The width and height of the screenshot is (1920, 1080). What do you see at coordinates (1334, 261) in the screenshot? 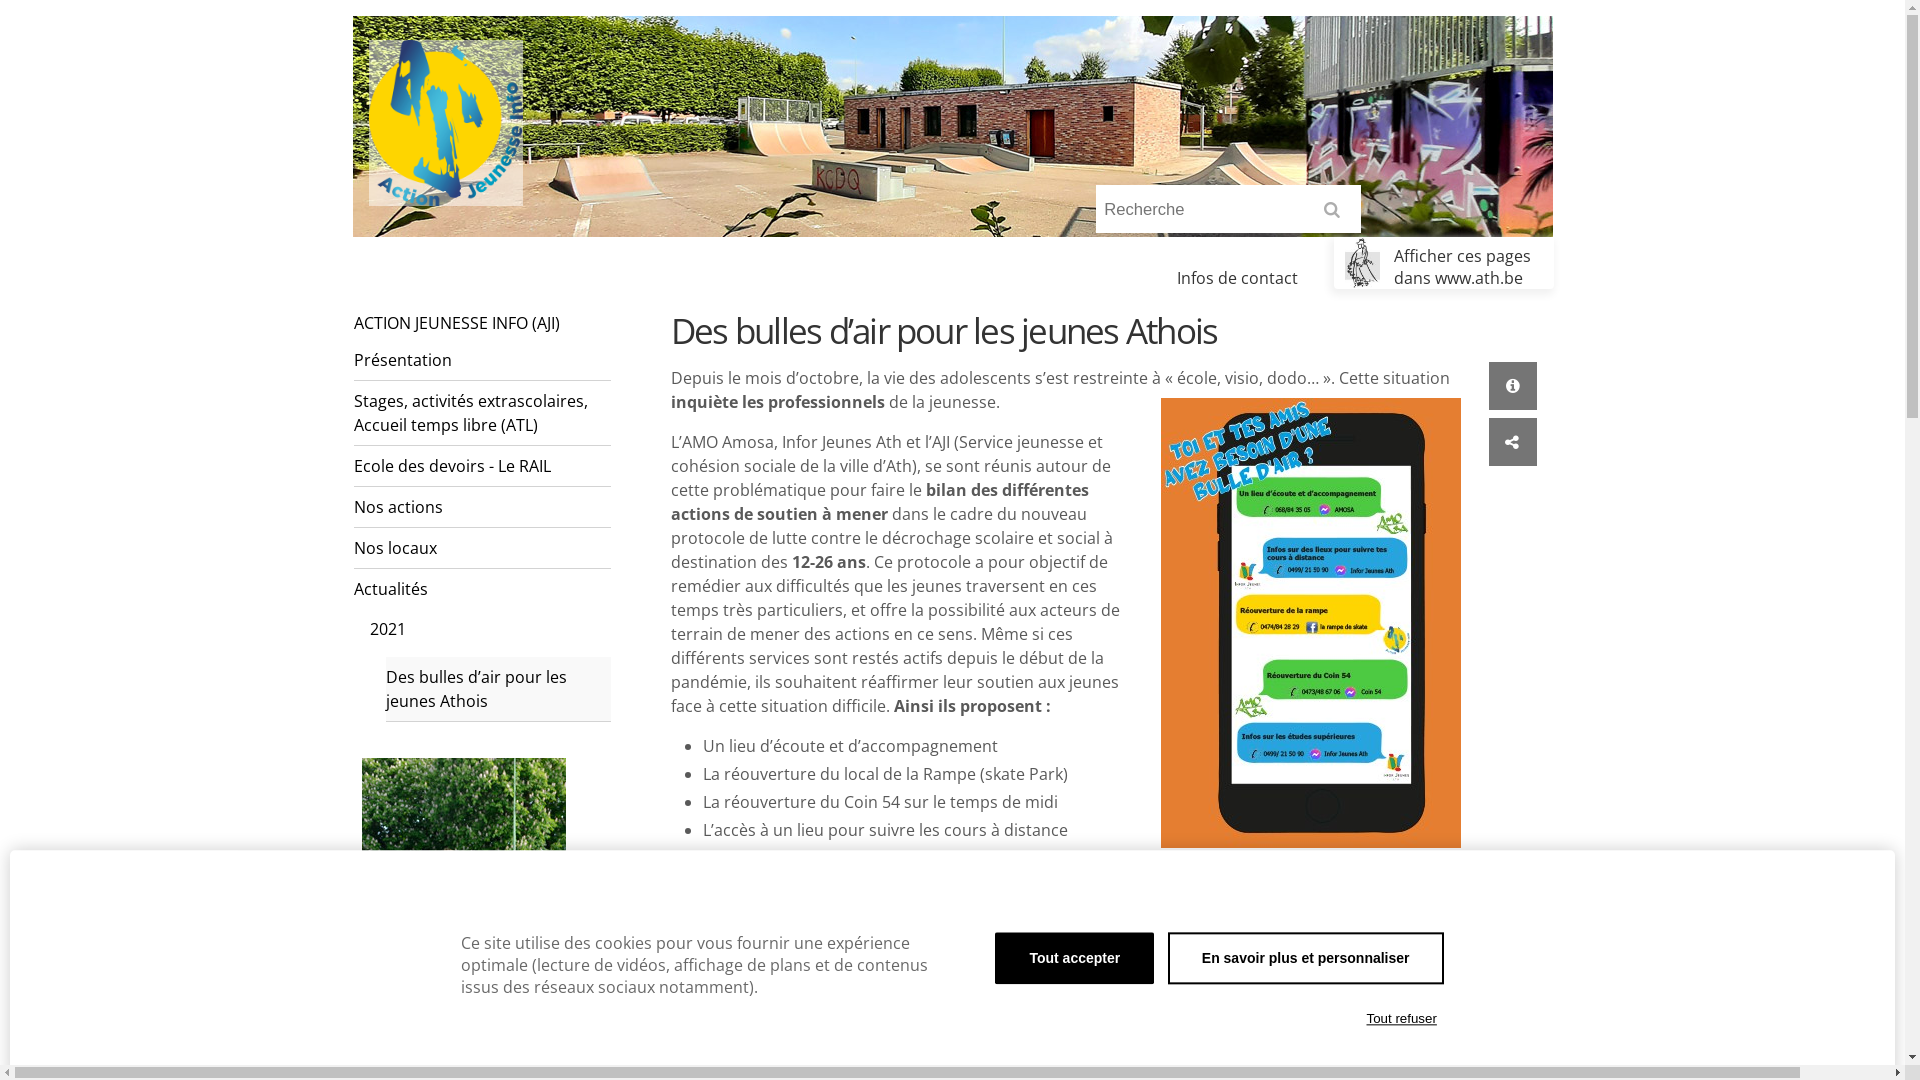
I see `'Afficher ces pages dans www.ath.be'` at bounding box center [1334, 261].